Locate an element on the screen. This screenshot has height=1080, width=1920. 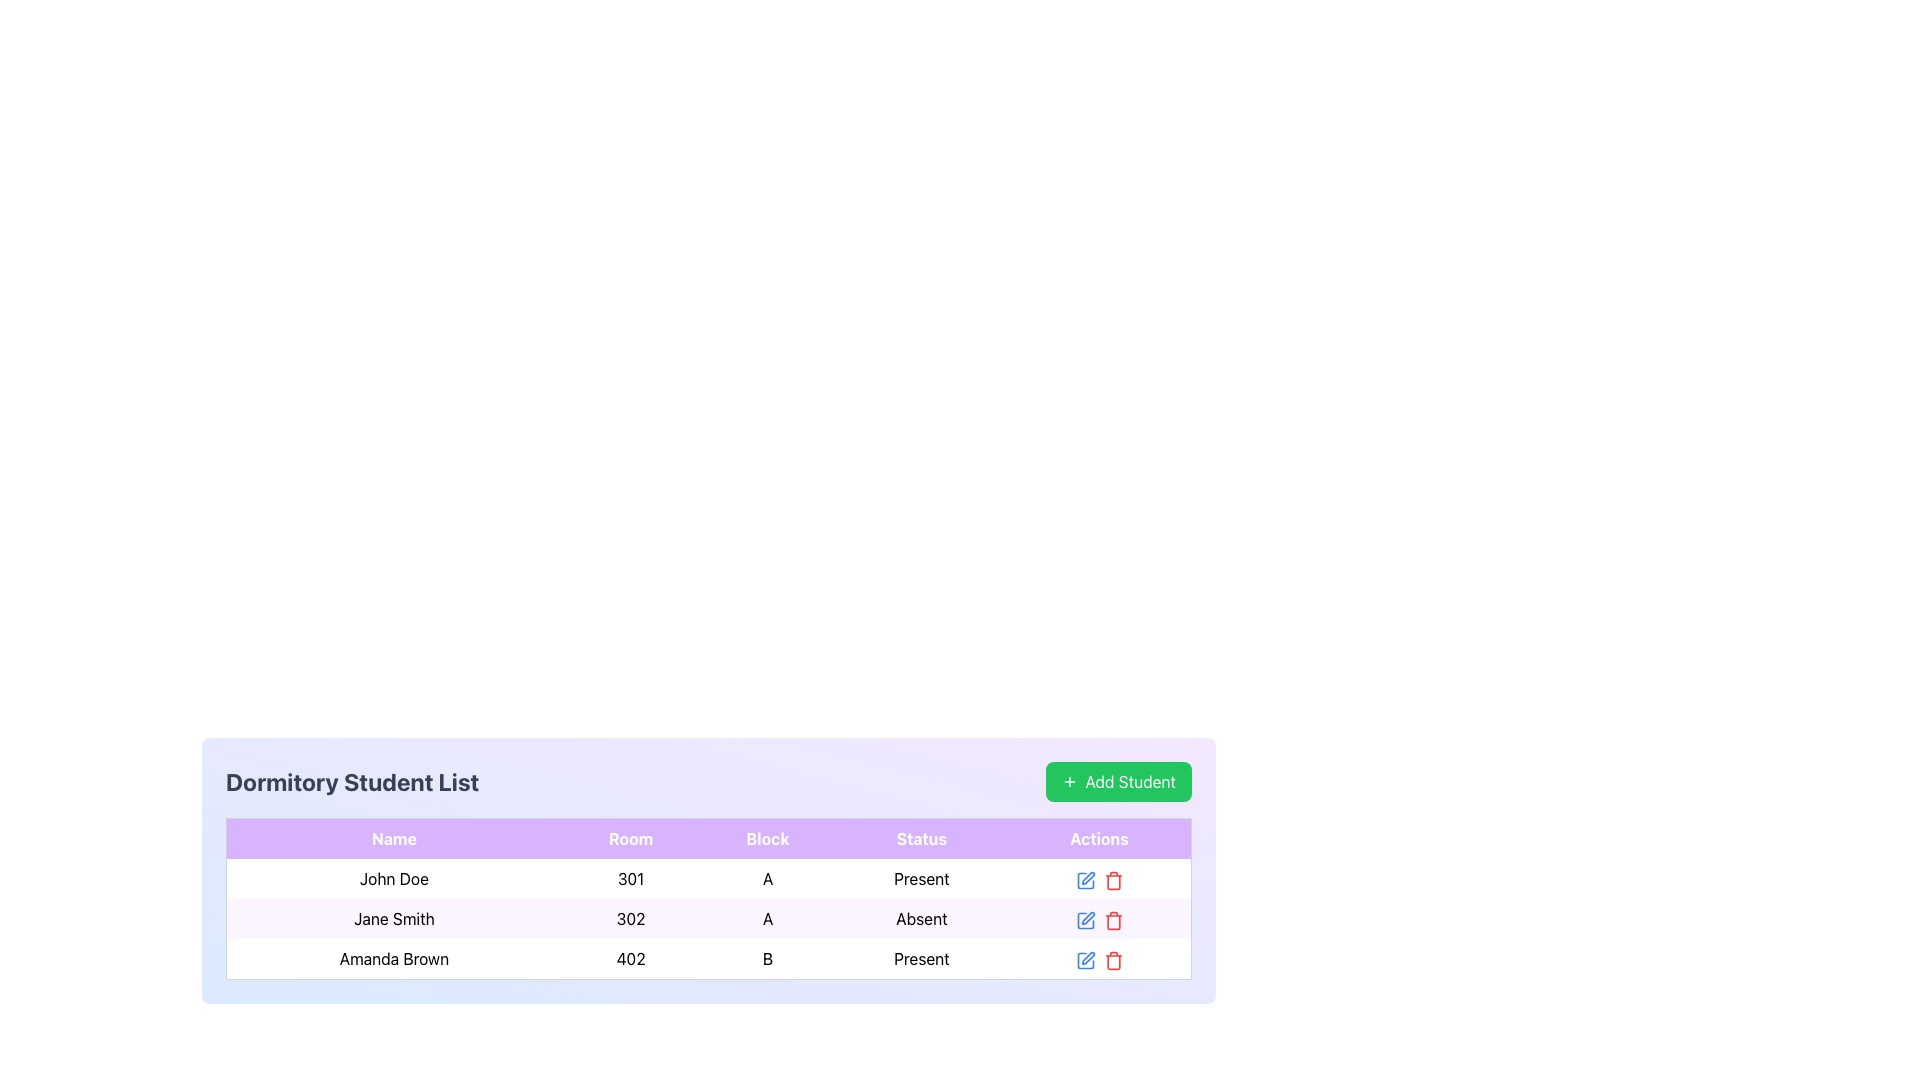
the Table Column Header labeled 'Actions', which has white text on a purple background, located at the fifth cell of the header row is located at coordinates (1098, 838).